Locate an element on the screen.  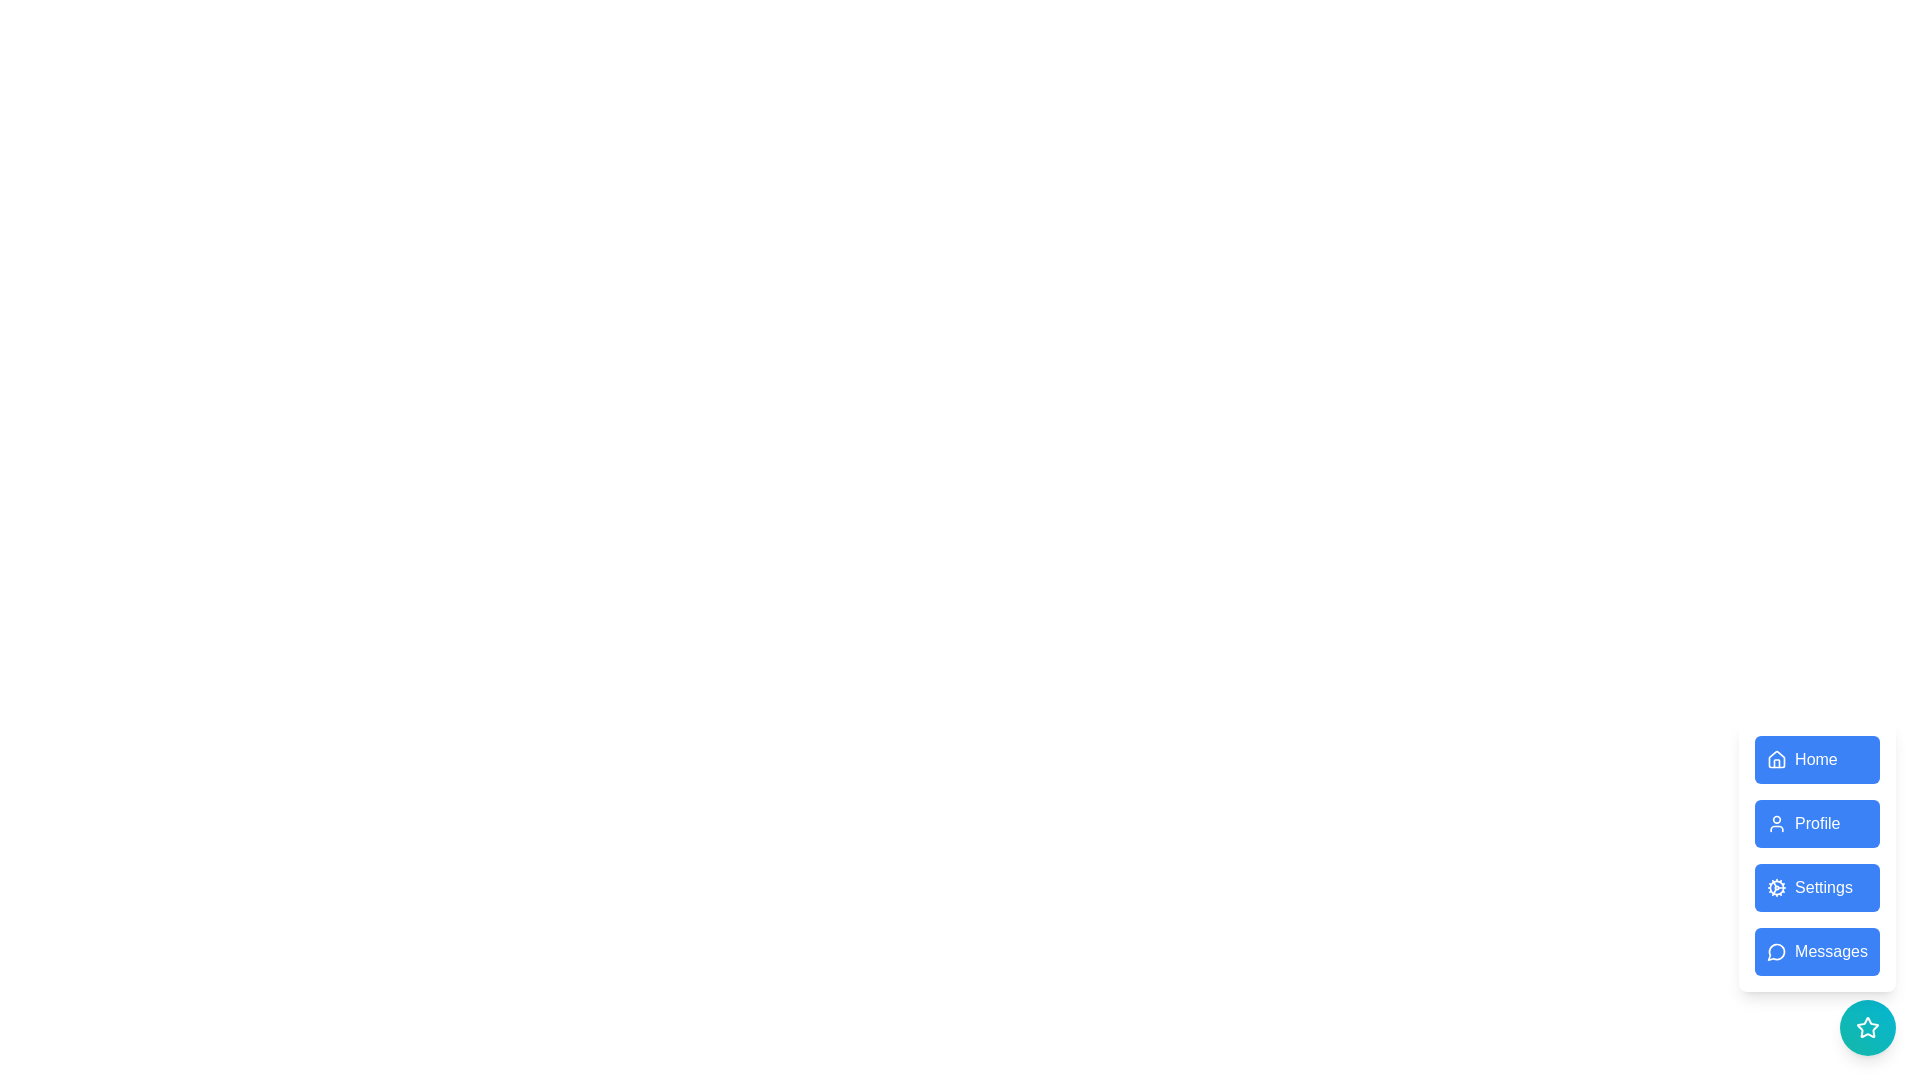
the 'Profile' text label in the top-right quadrant of the user interface is located at coordinates (1817, 824).